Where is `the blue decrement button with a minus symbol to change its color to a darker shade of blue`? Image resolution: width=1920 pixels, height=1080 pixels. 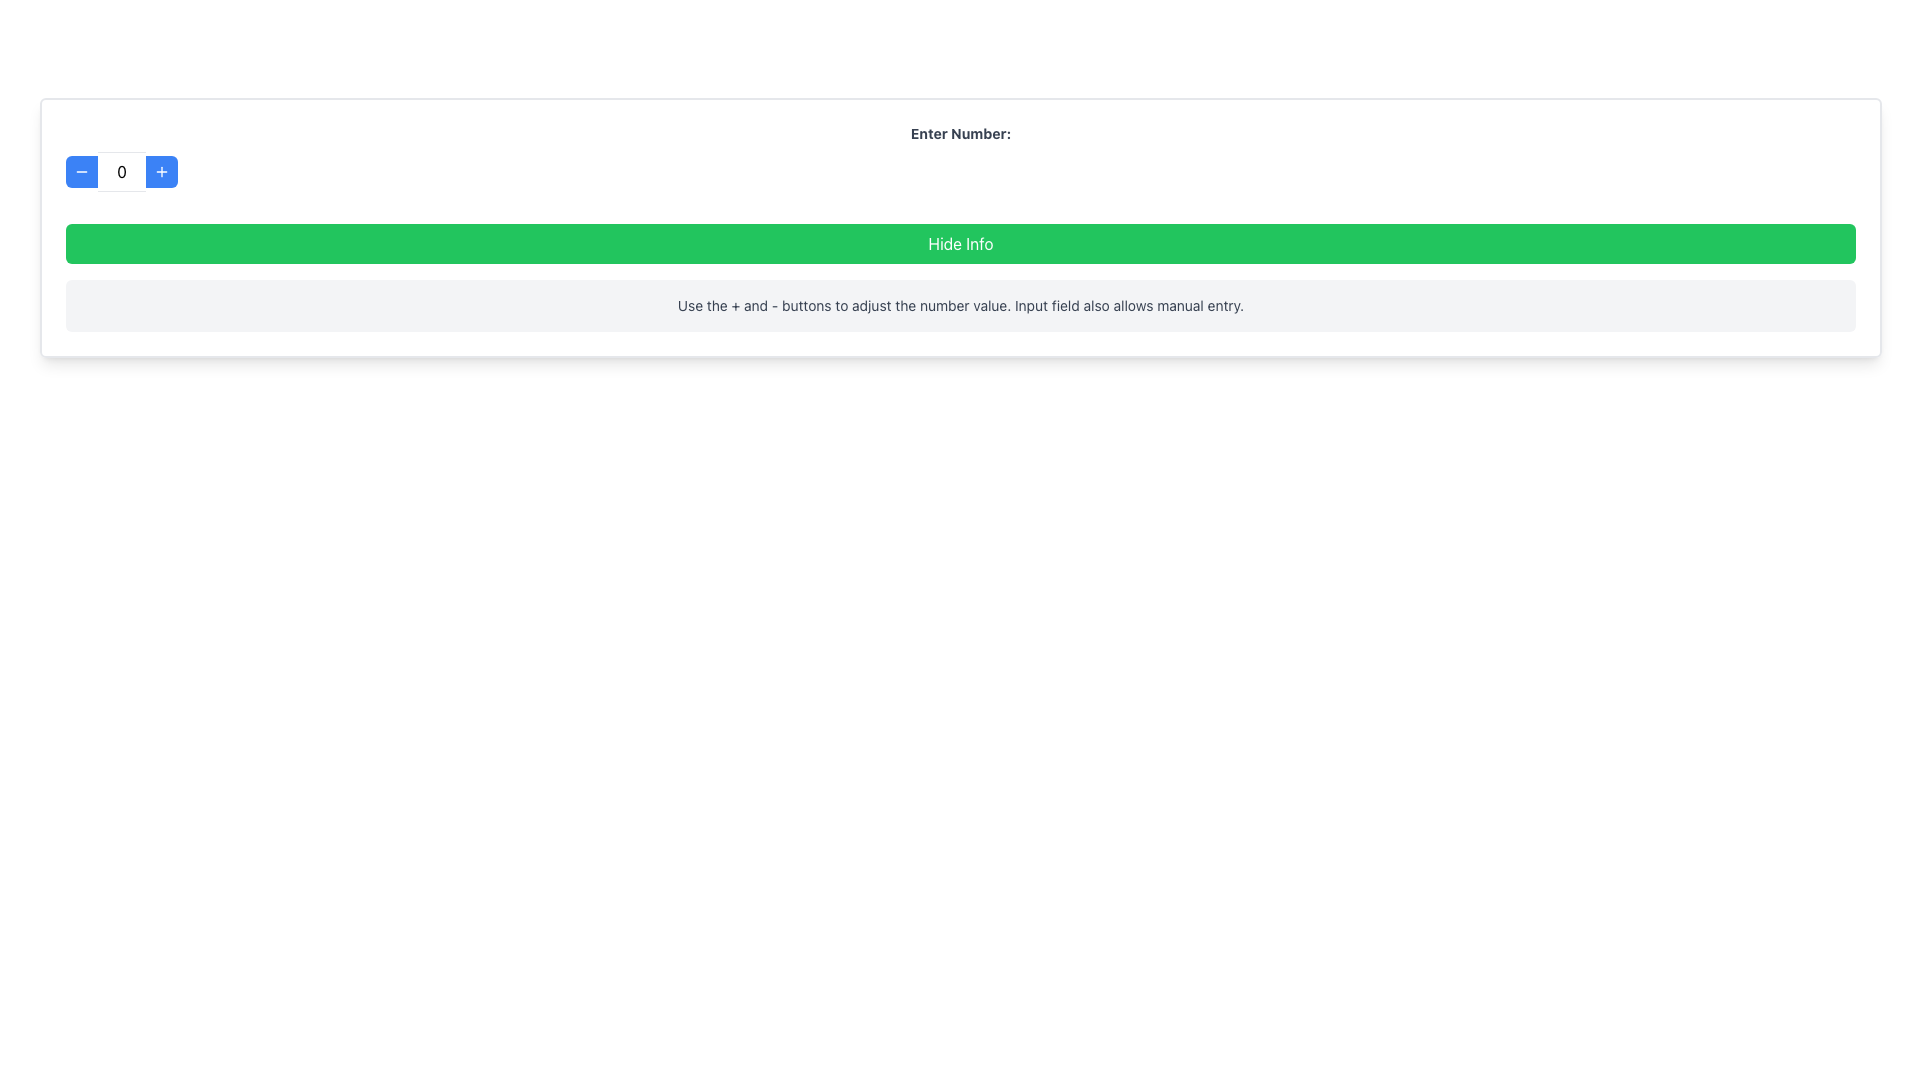 the blue decrement button with a minus symbol to change its color to a darker shade of blue is located at coordinates (80, 171).